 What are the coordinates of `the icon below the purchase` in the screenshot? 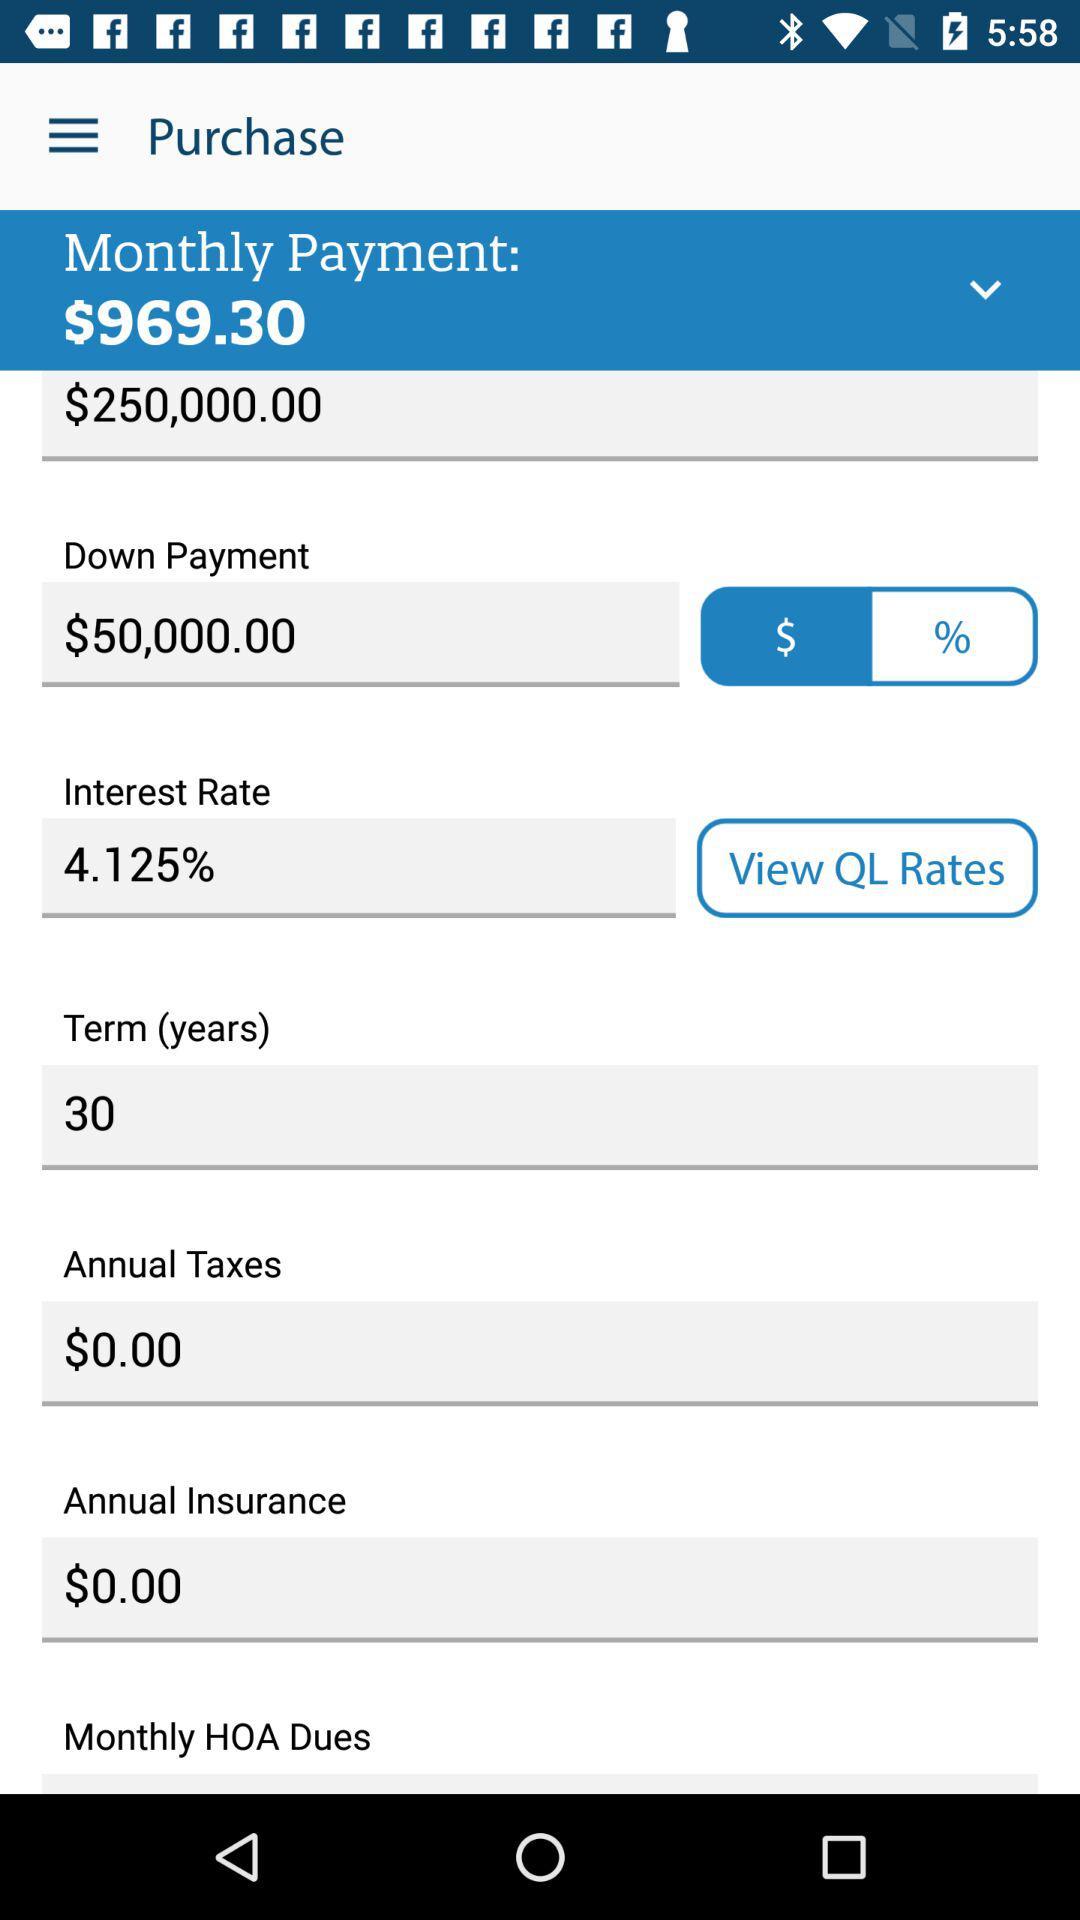 It's located at (984, 289).